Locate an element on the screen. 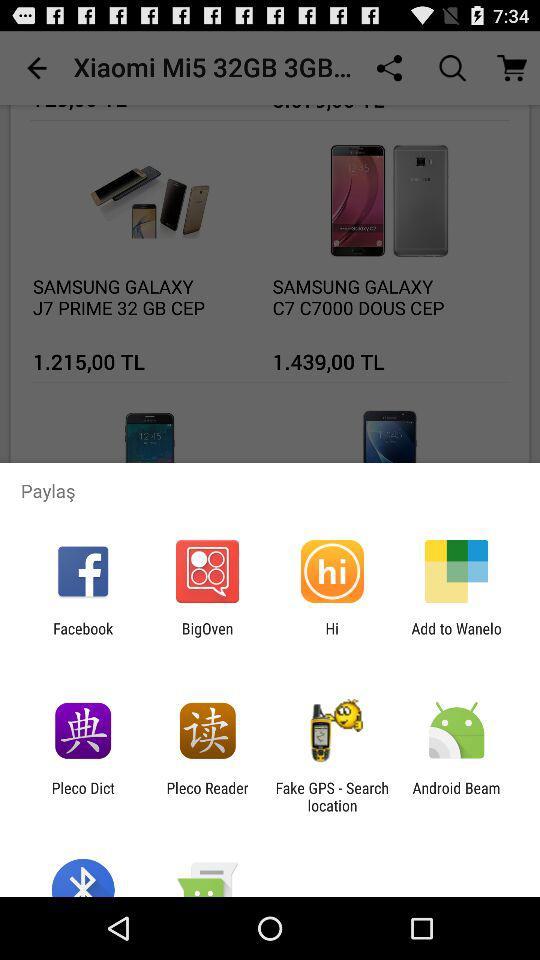 The width and height of the screenshot is (540, 960). app next to the hi icon is located at coordinates (206, 636).